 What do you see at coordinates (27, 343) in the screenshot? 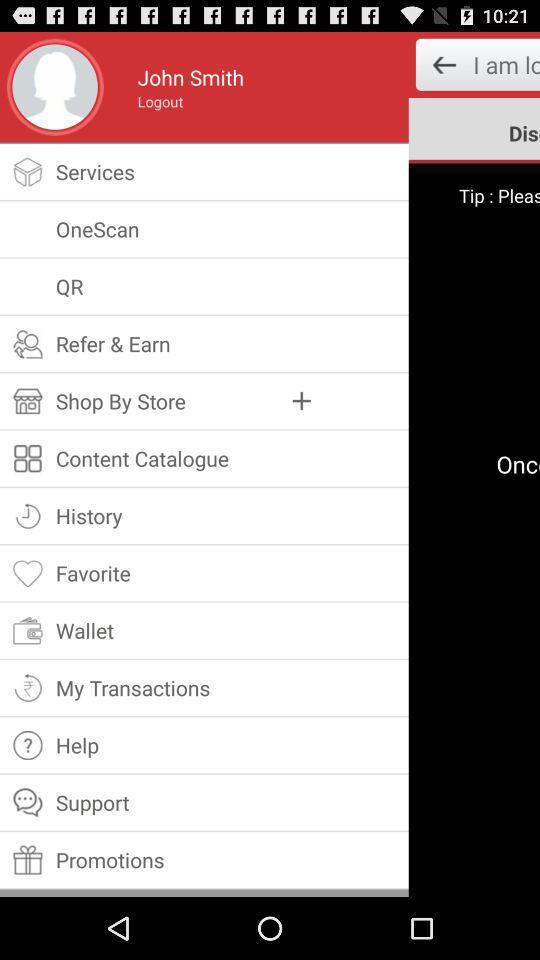
I see `the symbol of refer  earn` at bounding box center [27, 343].